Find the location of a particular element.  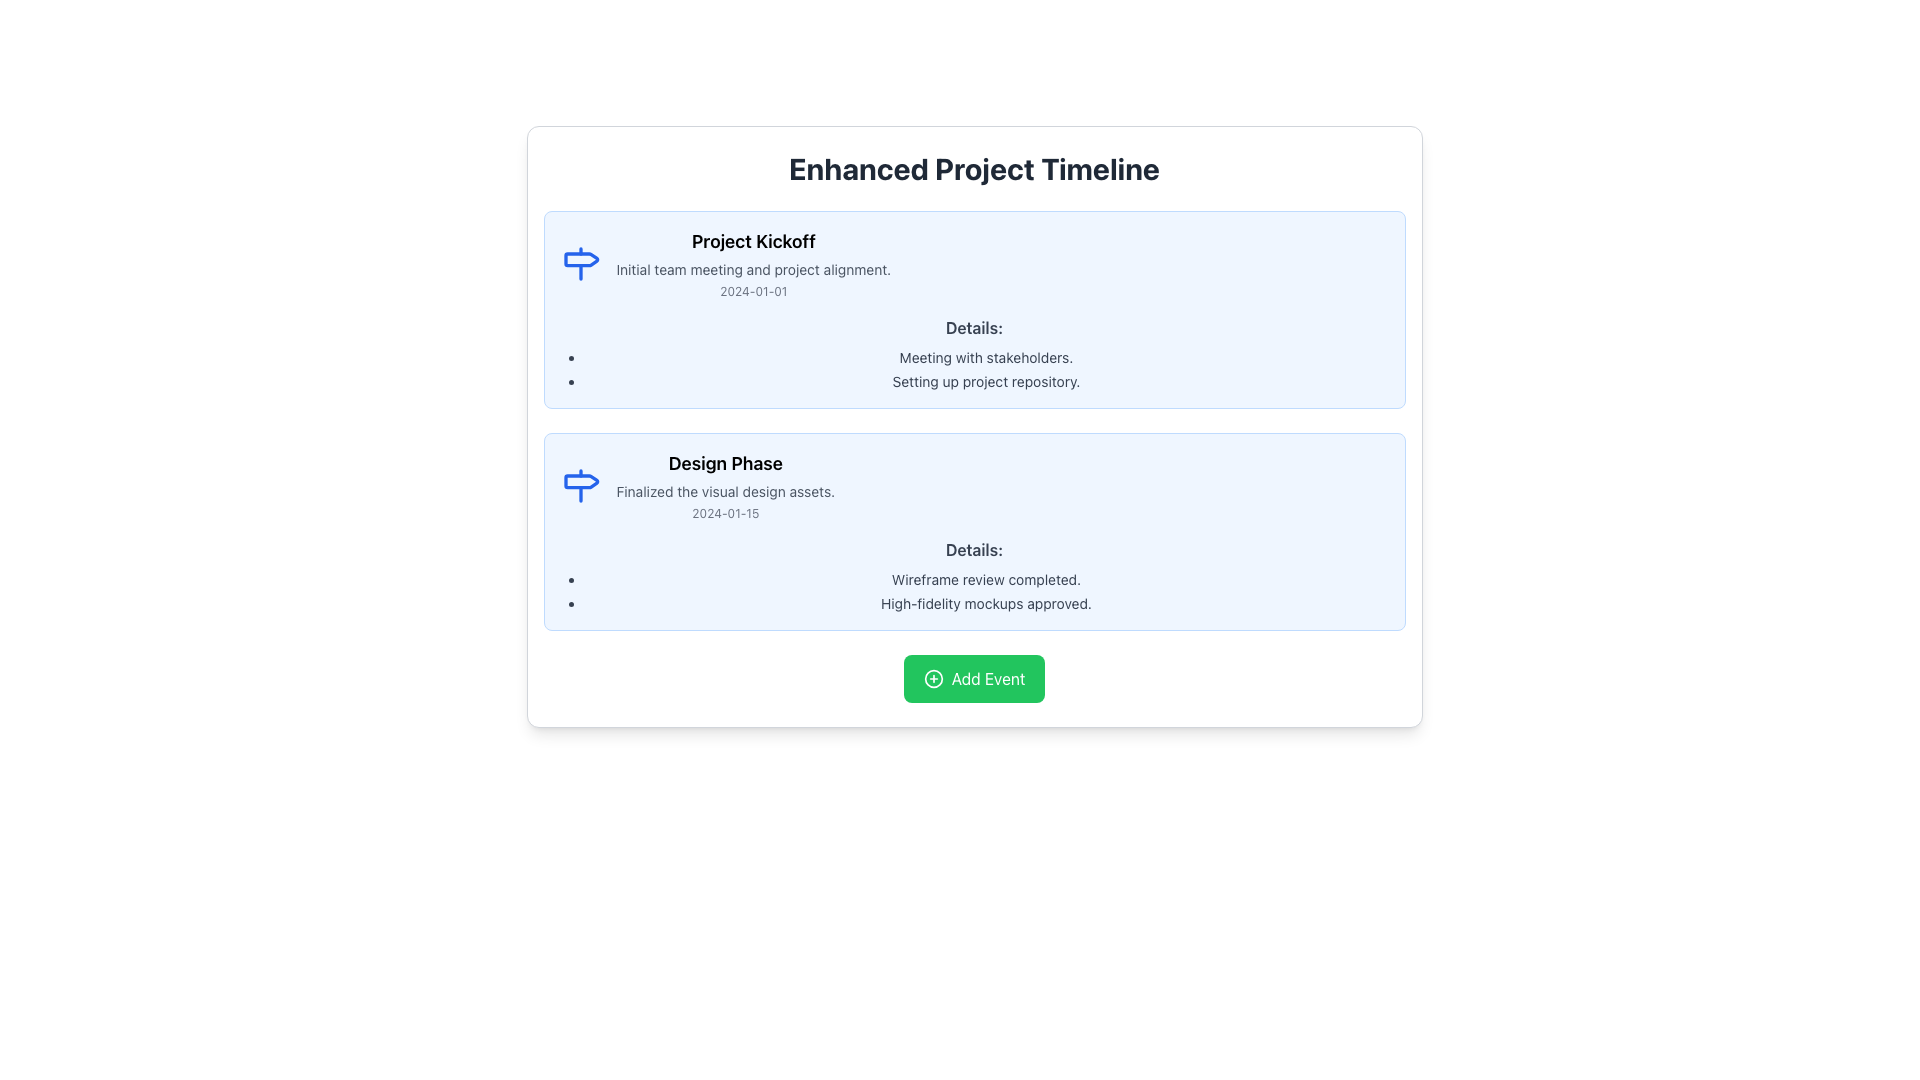

the right-pointing arrow of the SVG icon that is part of the first milestone entry labeled 'Project Kickoff' at the top of the timeline is located at coordinates (580, 258).